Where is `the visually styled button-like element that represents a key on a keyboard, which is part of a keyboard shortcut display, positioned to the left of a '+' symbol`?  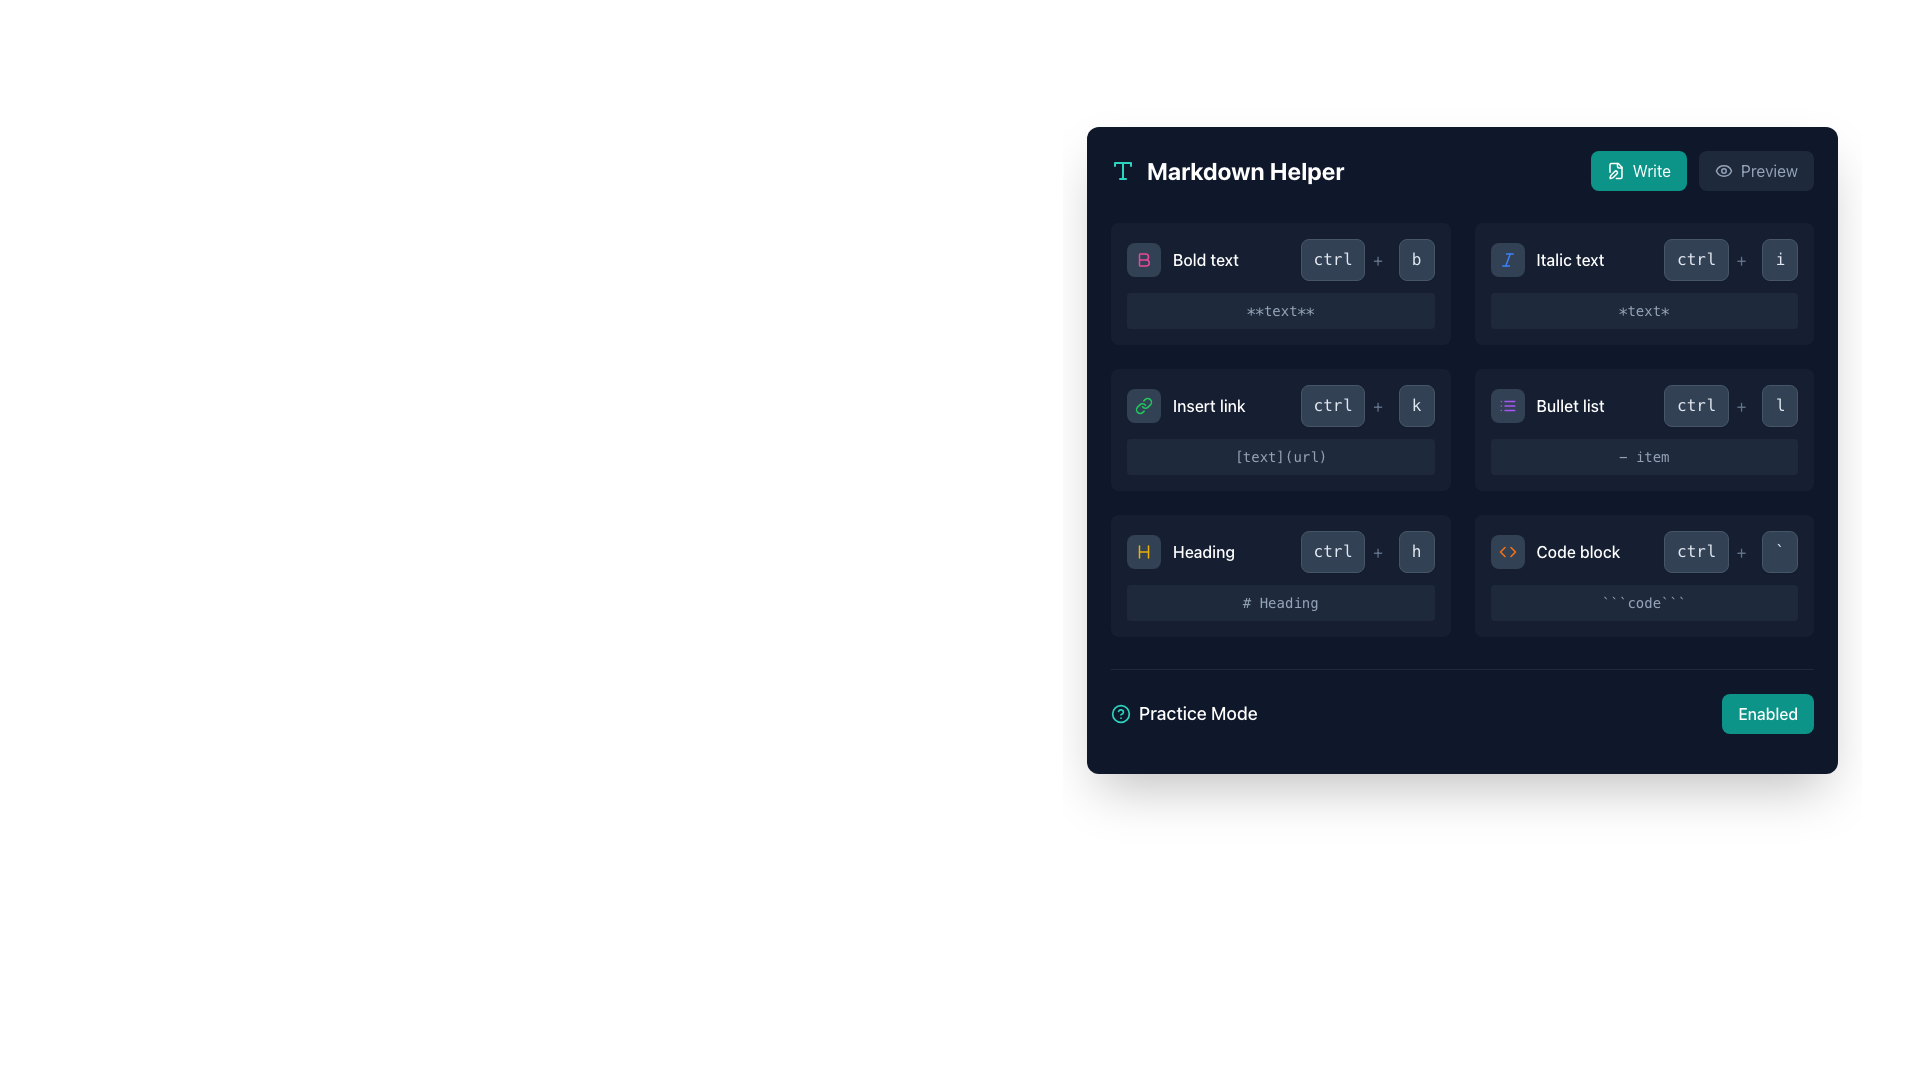
the visually styled button-like element that represents a key on a keyboard, which is part of a keyboard shortcut display, positioned to the left of a '+' symbol is located at coordinates (1695, 258).